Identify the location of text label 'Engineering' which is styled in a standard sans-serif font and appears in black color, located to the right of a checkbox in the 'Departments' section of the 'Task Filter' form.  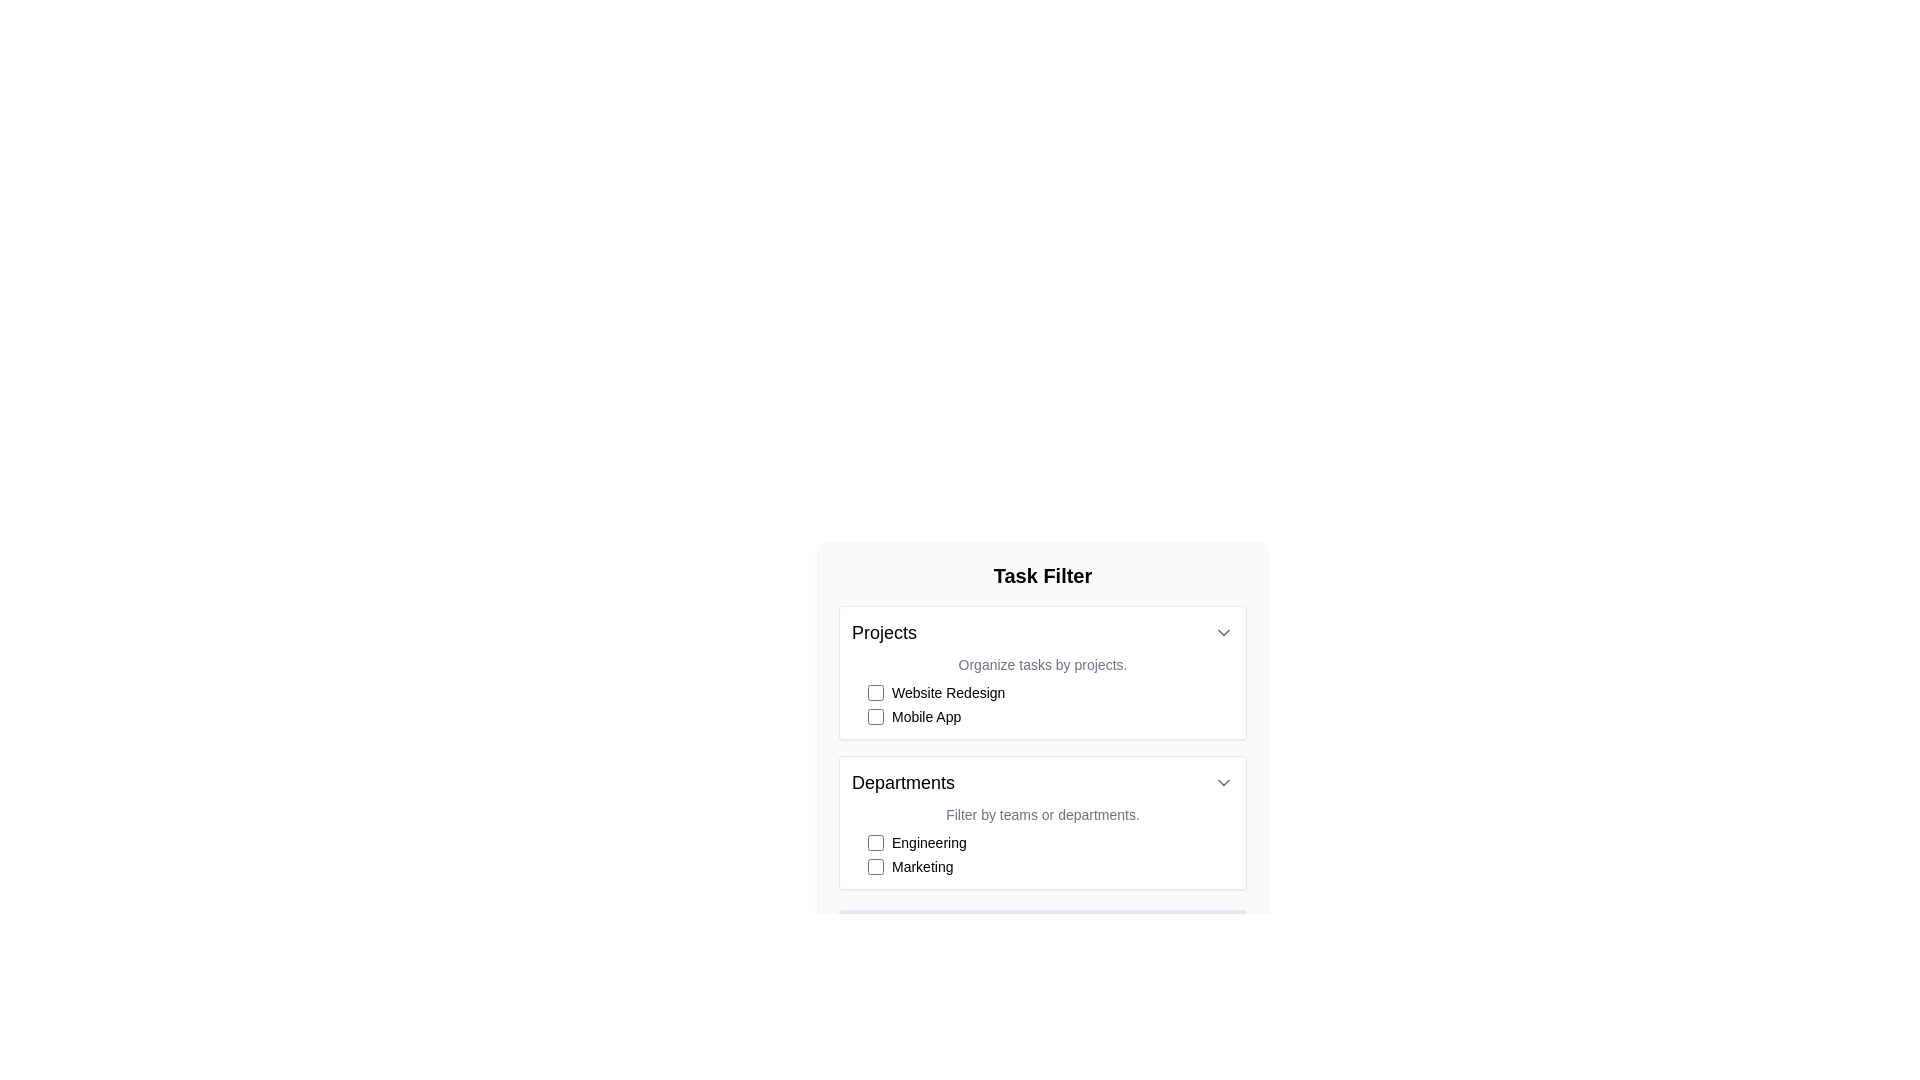
(928, 843).